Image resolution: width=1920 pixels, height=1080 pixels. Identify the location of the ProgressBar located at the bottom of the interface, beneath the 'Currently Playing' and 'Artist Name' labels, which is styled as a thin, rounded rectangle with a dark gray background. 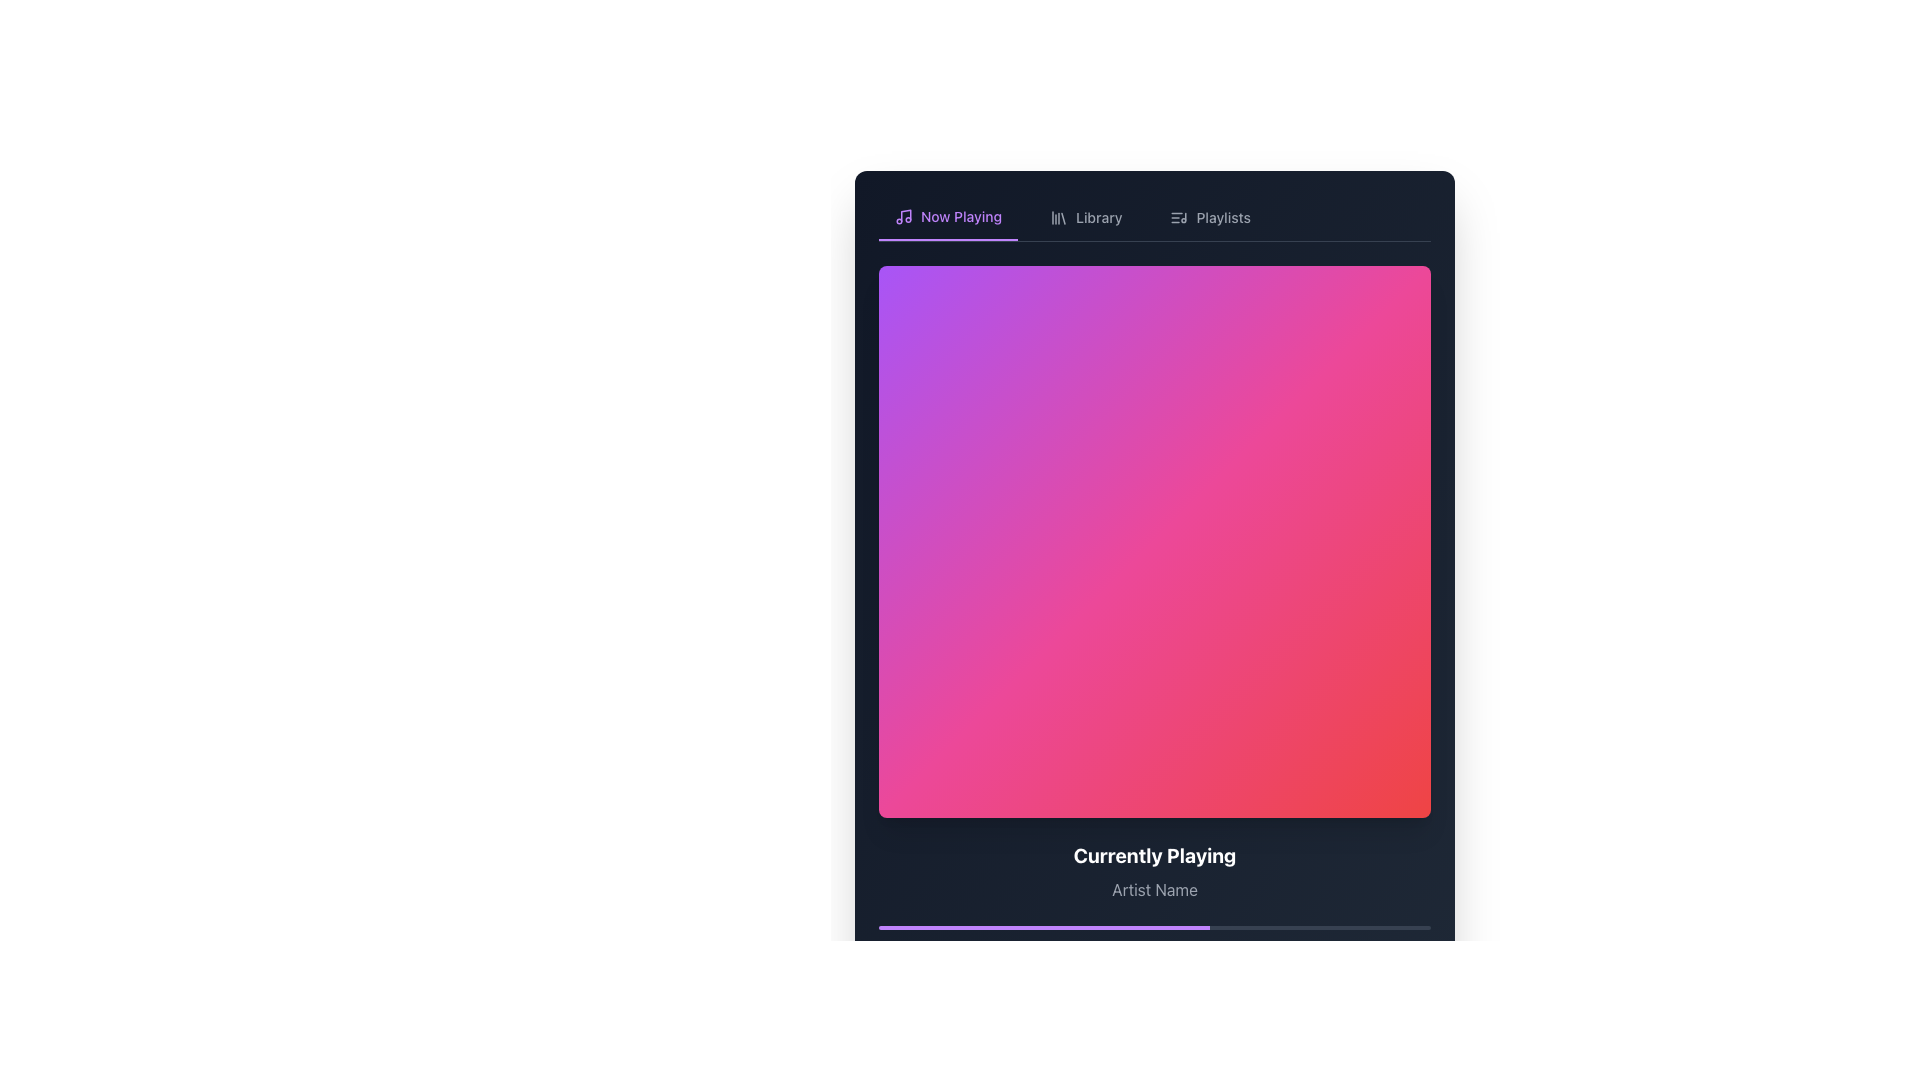
(1169, 1063).